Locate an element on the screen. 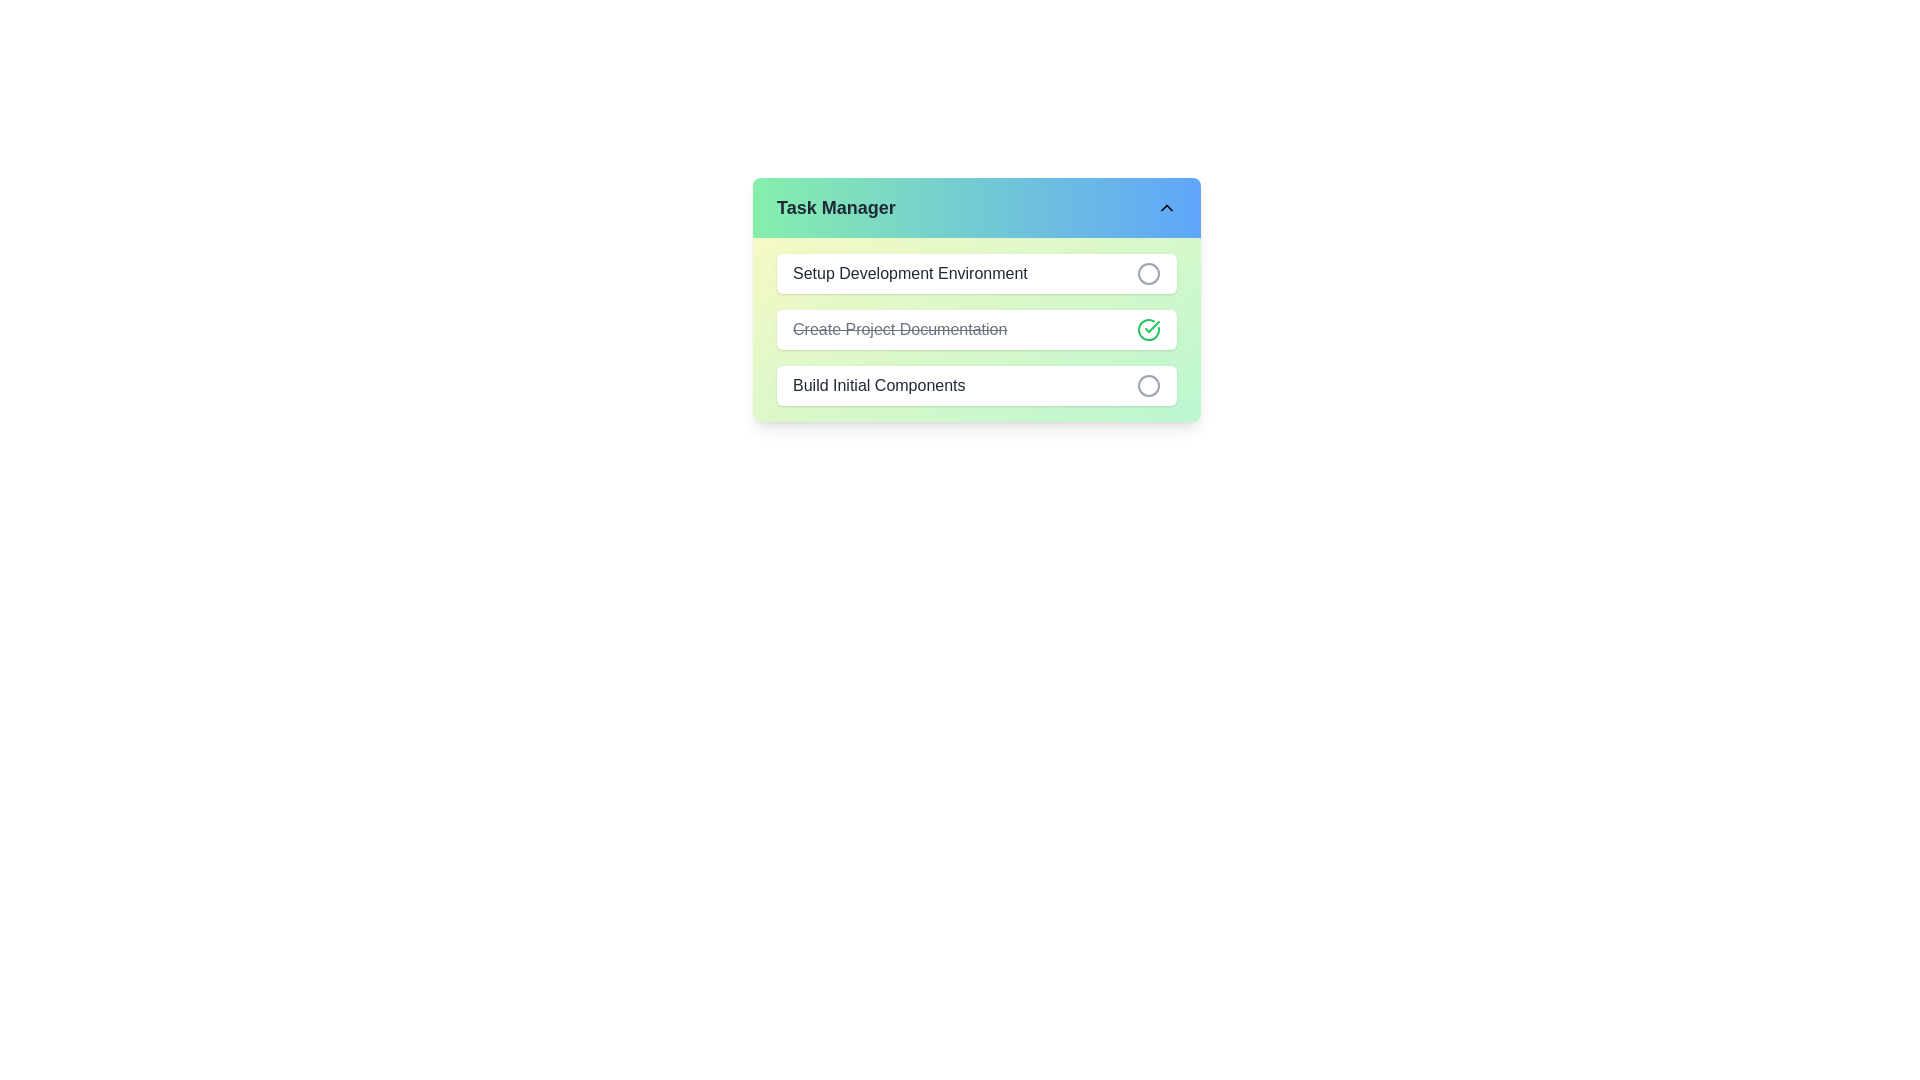  the task name Build Initial Components to focus or select its text is located at coordinates (878, 385).